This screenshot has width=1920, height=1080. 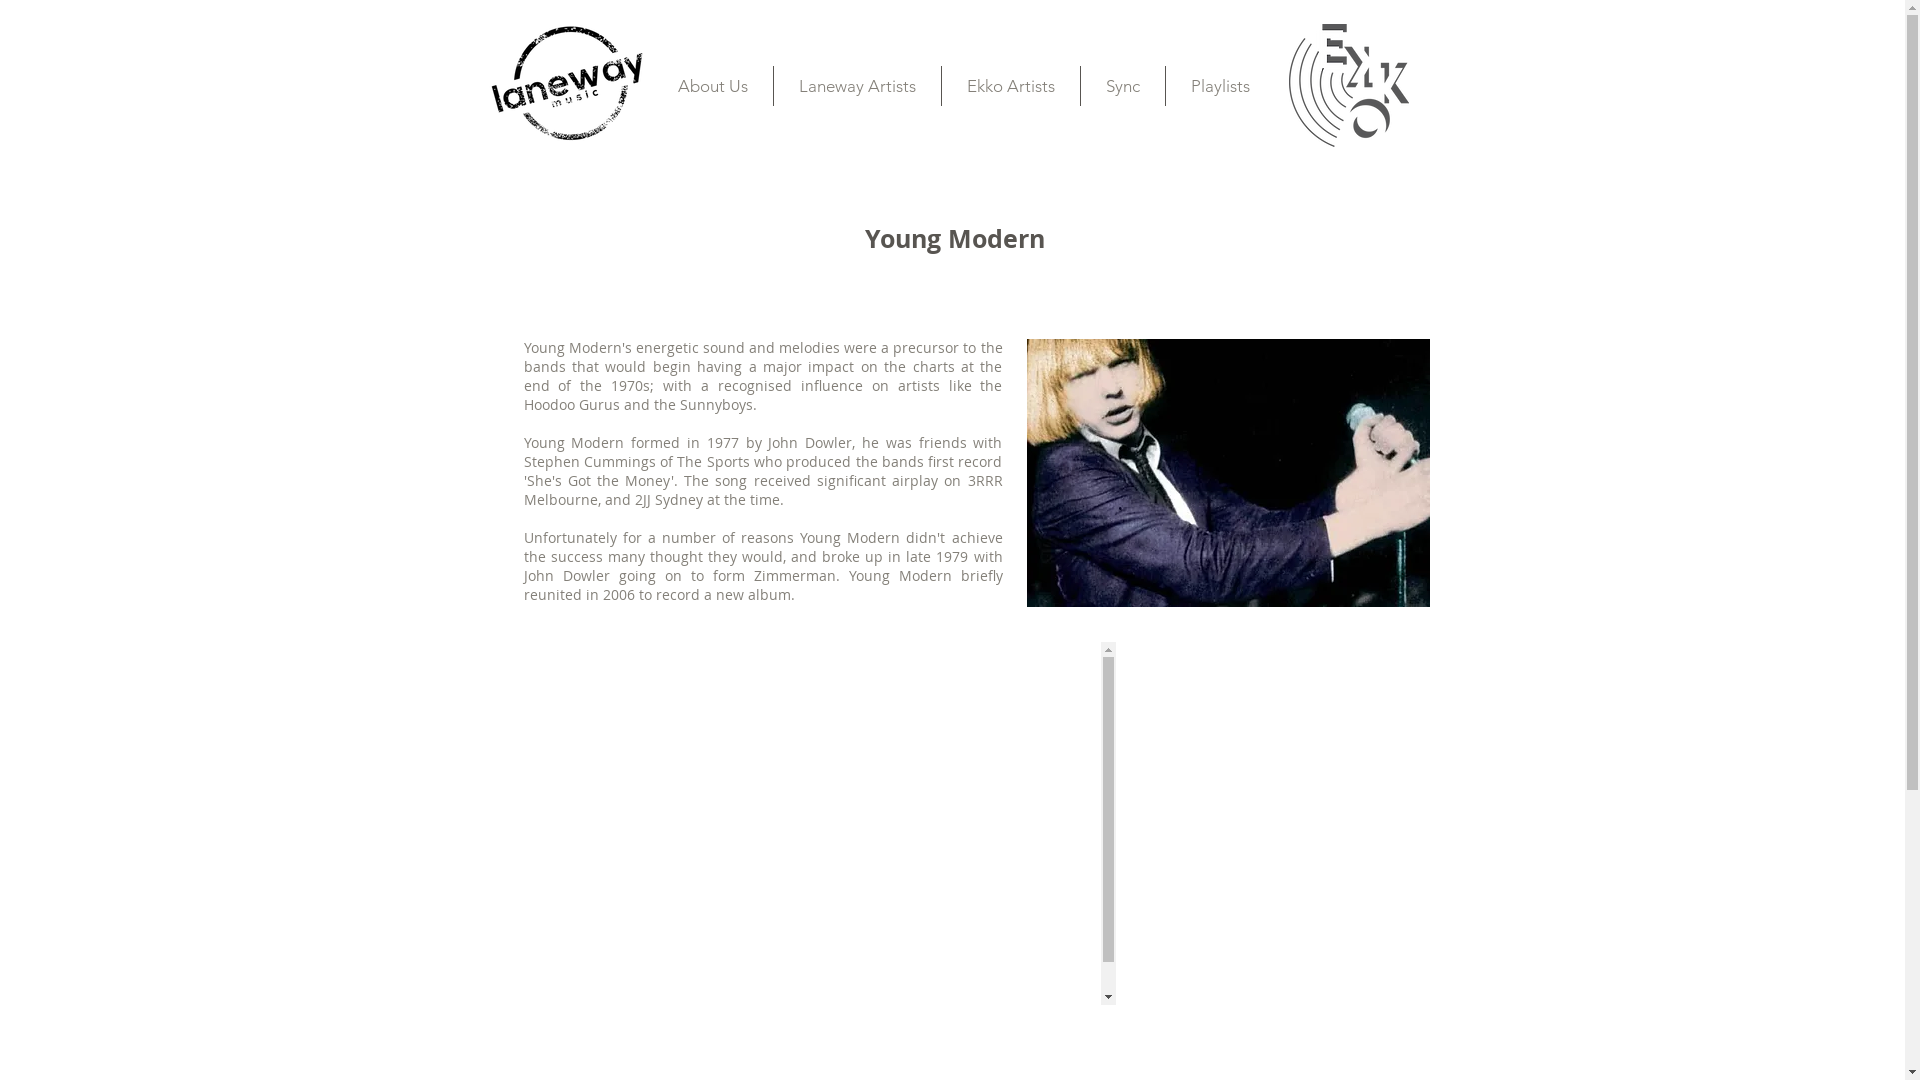 What do you see at coordinates (857, 84) in the screenshot?
I see `'Laneway Artists'` at bounding box center [857, 84].